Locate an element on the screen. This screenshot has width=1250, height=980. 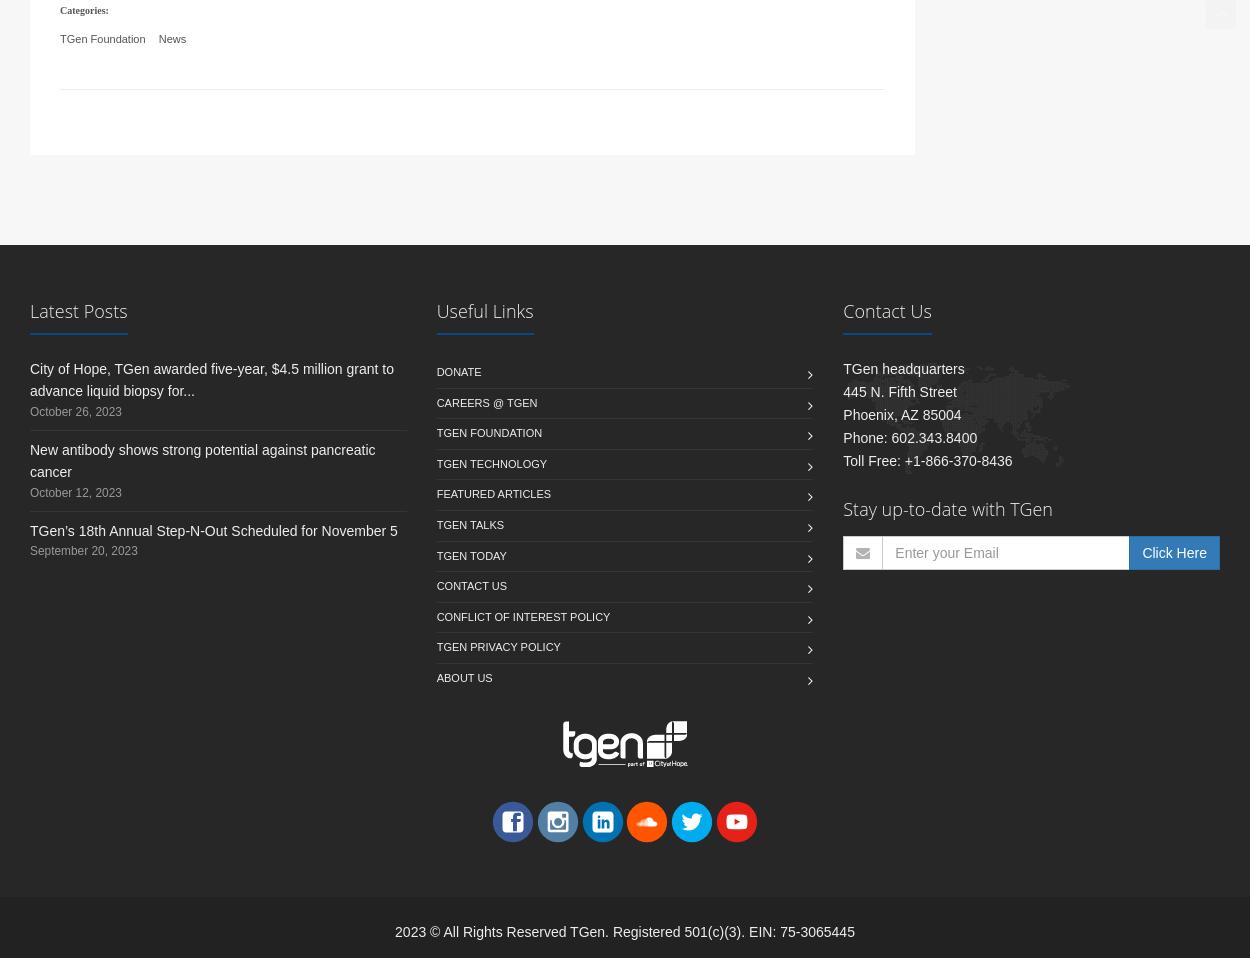
'TGen Technology' is located at coordinates (490, 486).